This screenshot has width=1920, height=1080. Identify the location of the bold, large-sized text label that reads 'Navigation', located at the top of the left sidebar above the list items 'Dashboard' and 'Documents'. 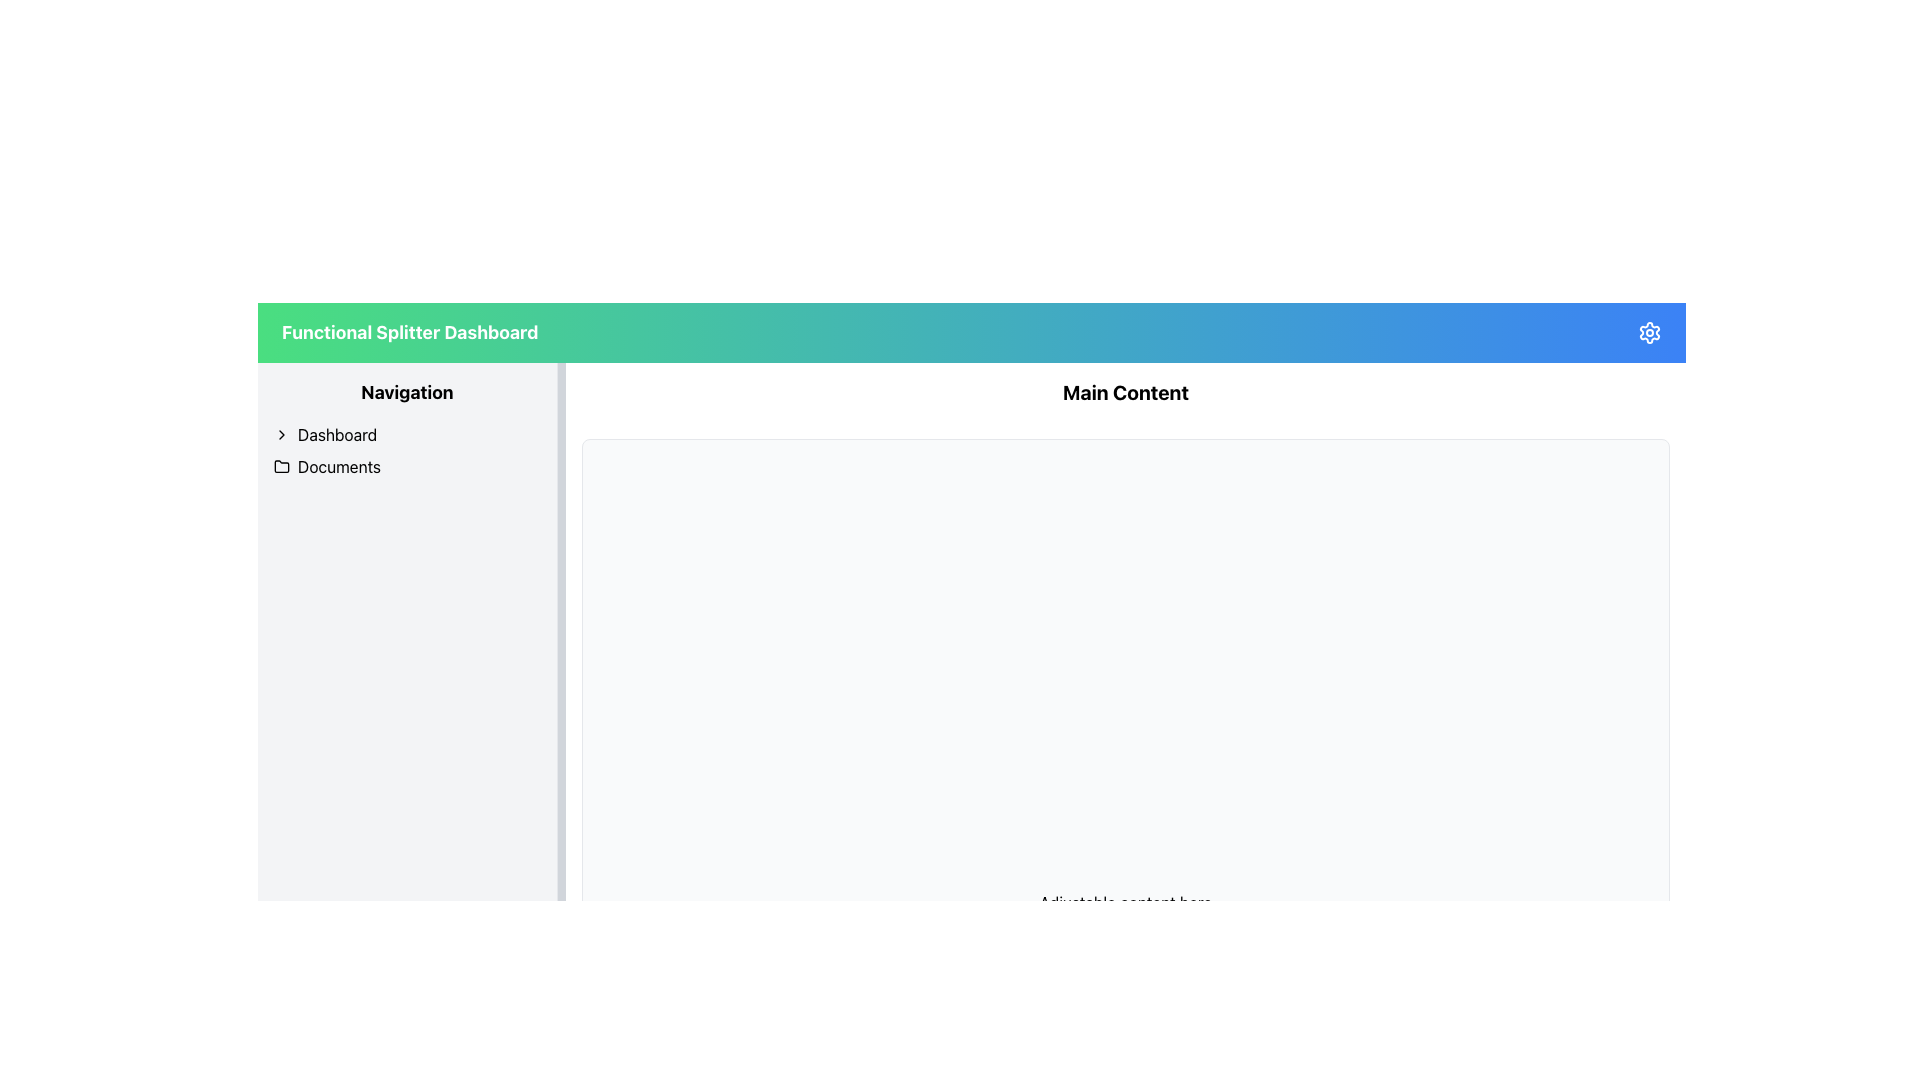
(406, 393).